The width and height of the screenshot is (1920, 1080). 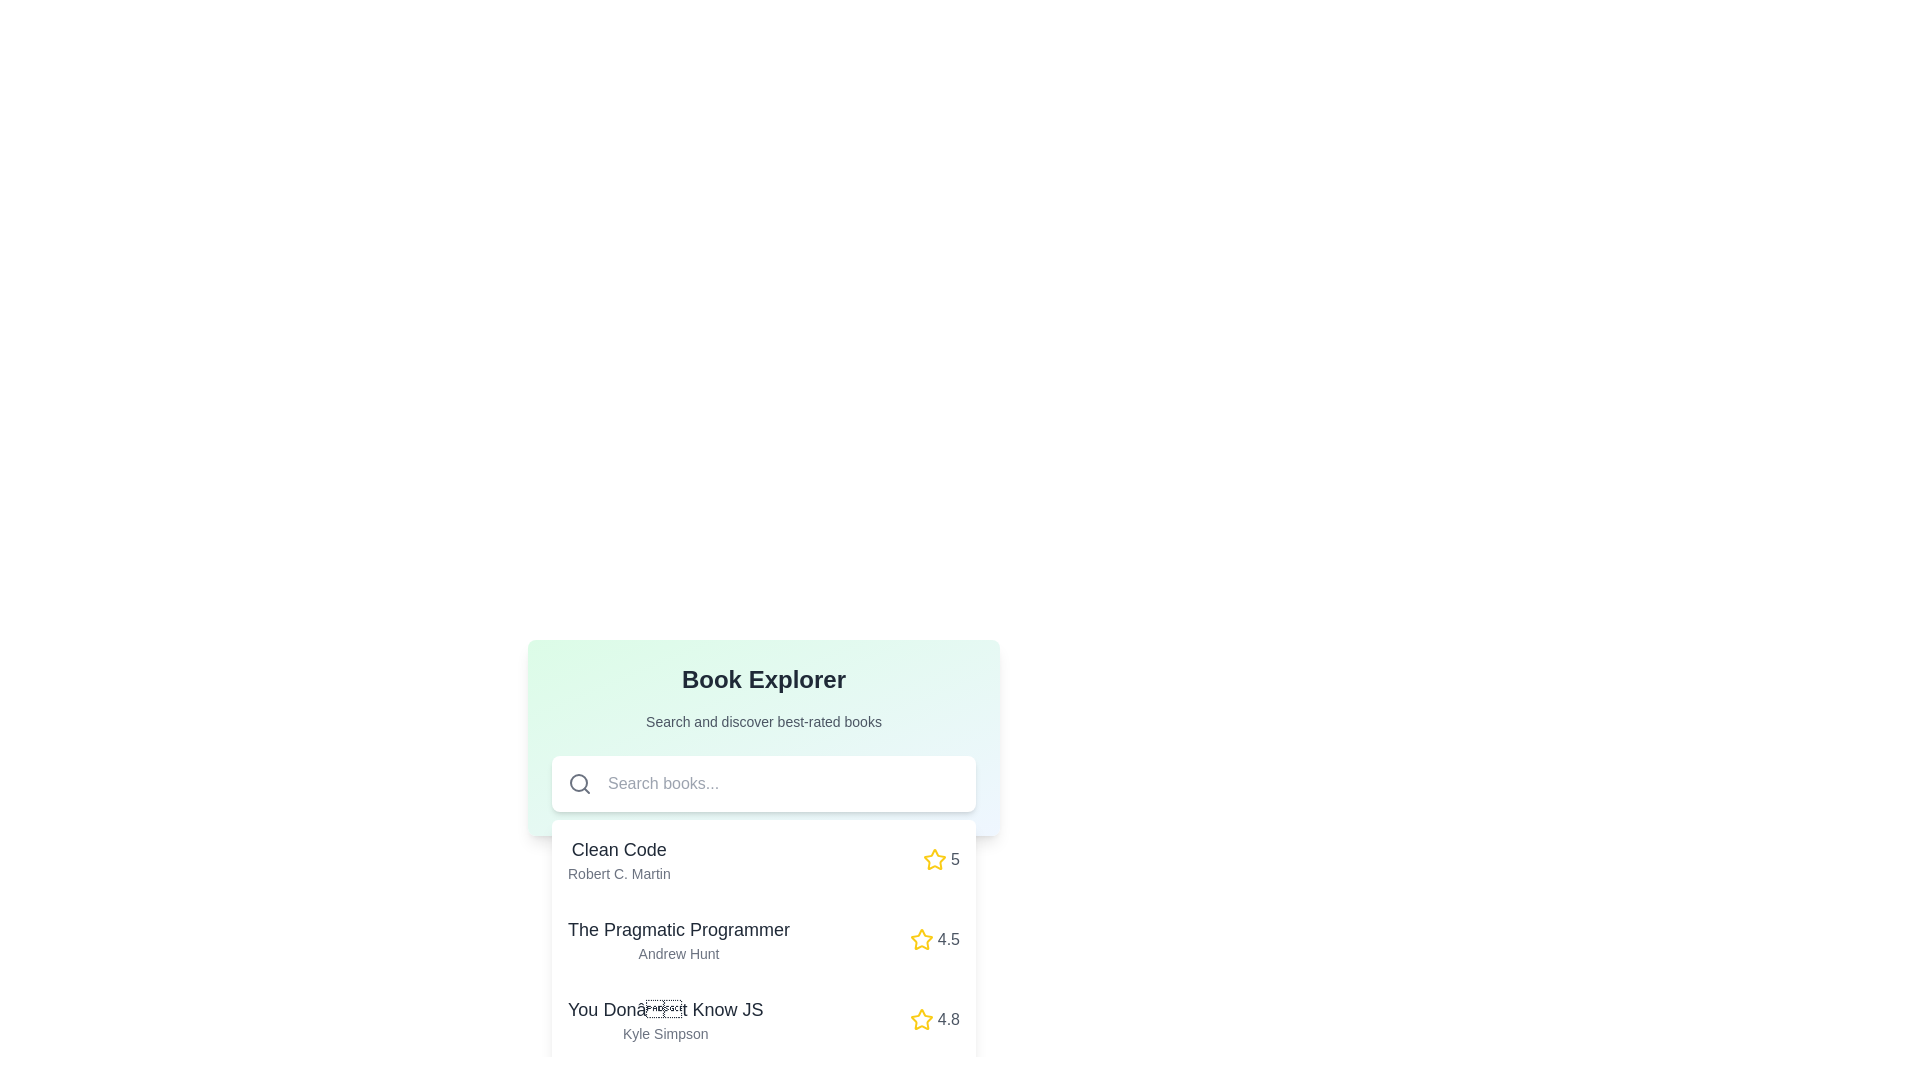 I want to click on the third book card in the list, so click(x=762, y=1019).